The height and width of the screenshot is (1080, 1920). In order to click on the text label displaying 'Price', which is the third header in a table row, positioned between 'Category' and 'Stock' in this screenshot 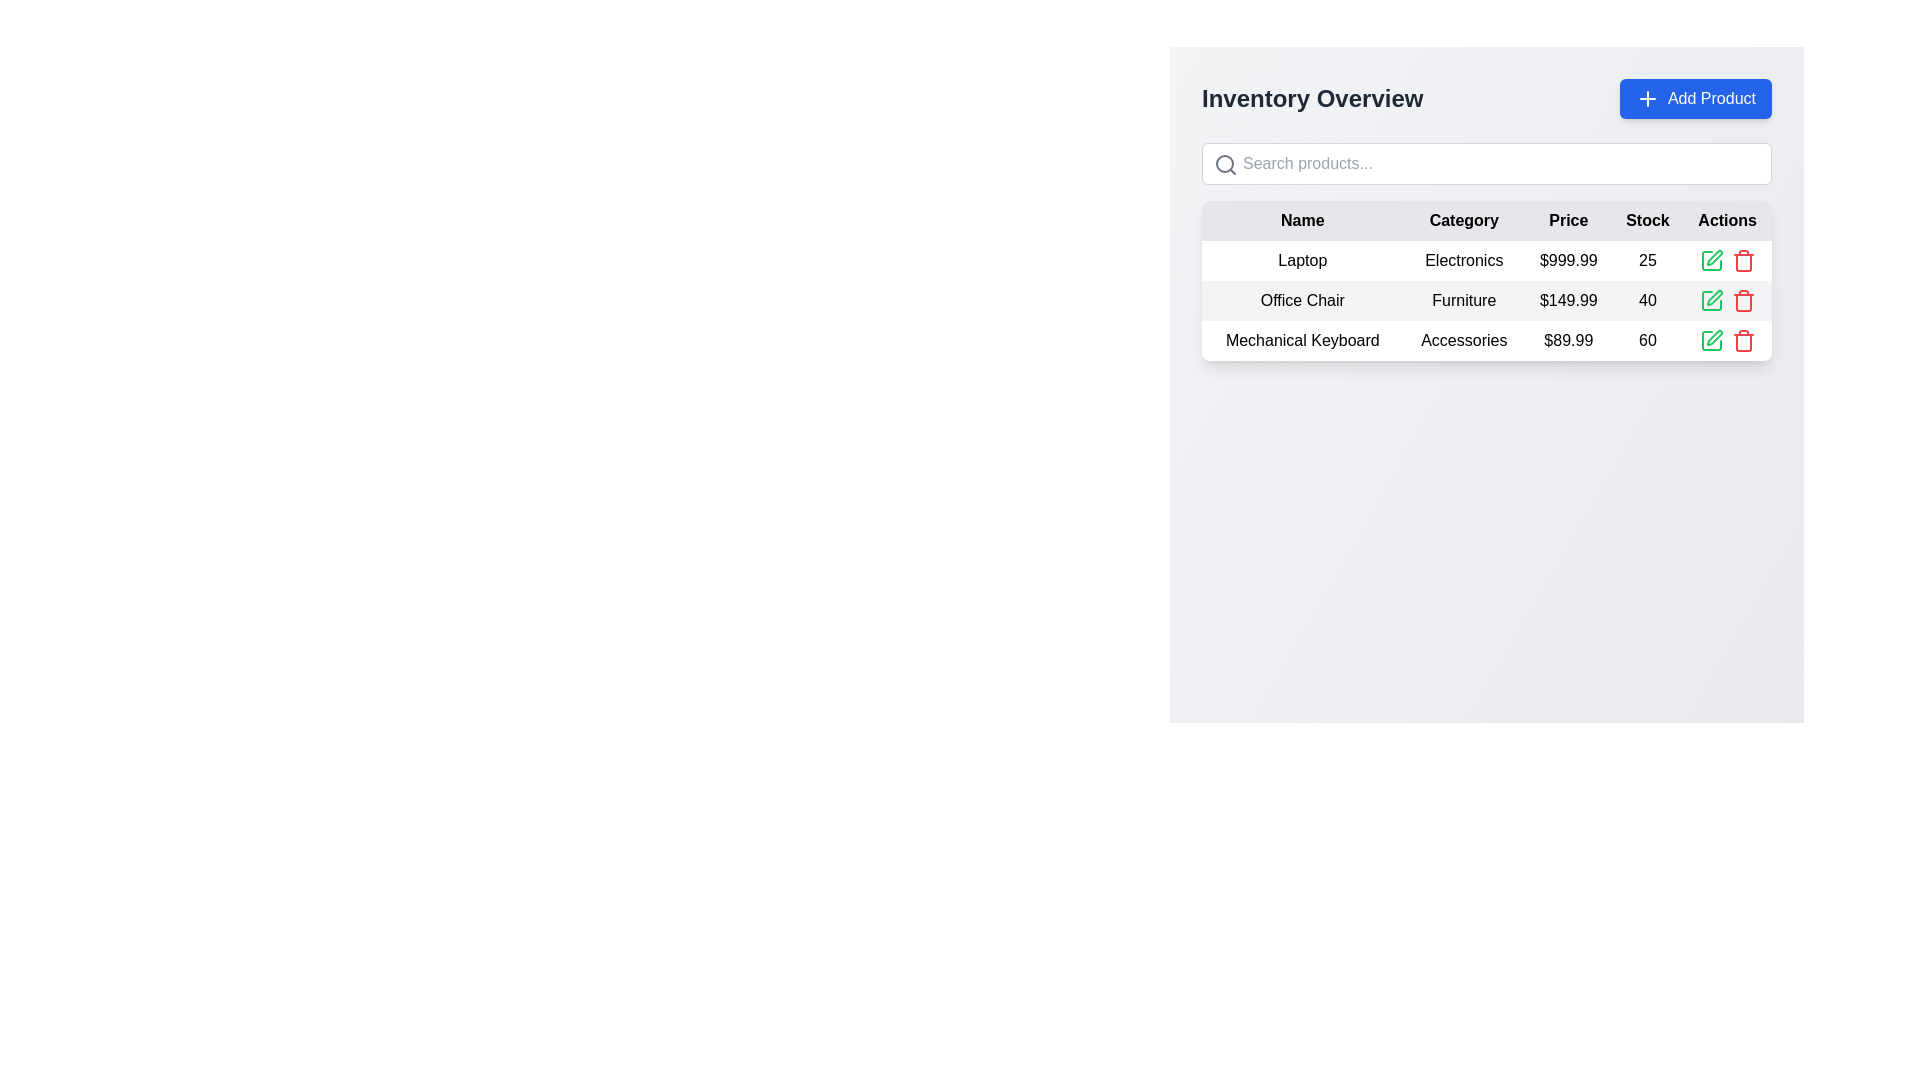, I will do `click(1567, 220)`.